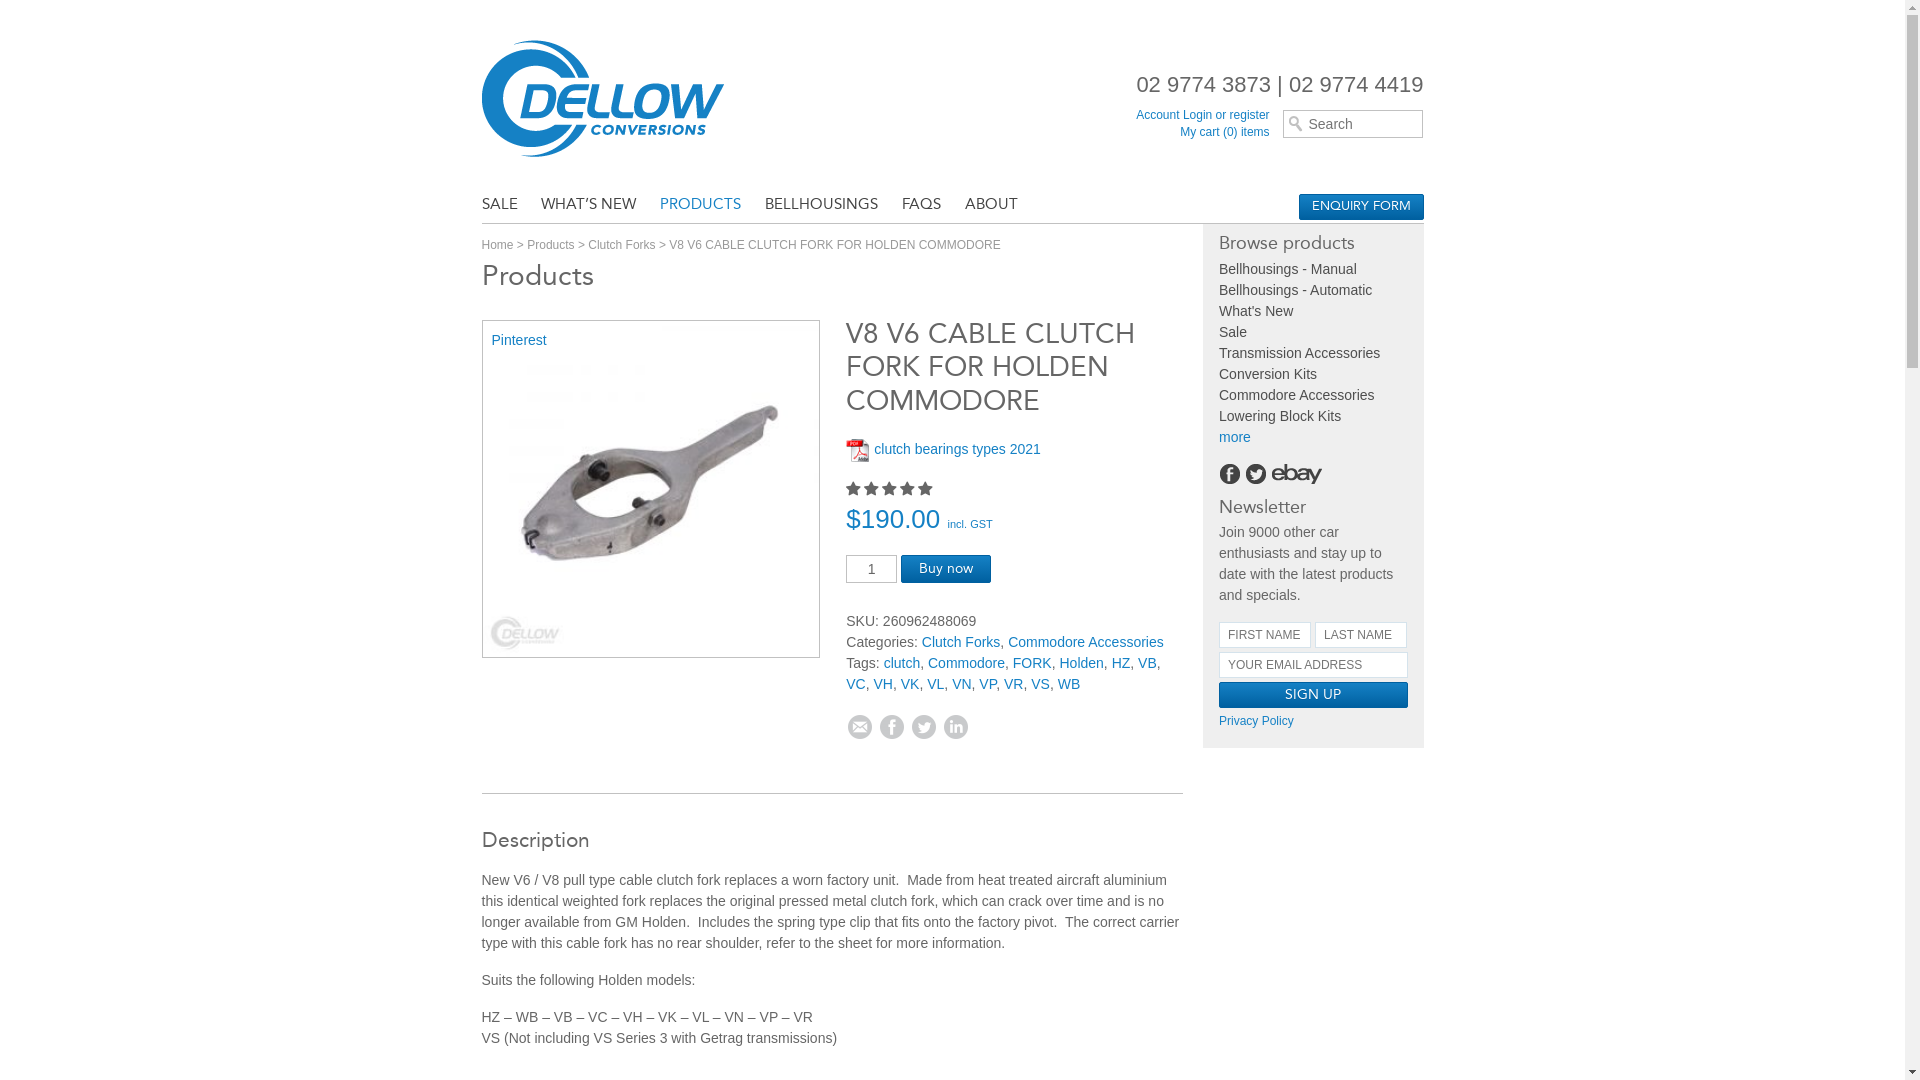 This screenshot has height=1080, width=1920. What do you see at coordinates (882, 682) in the screenshot?
I see `'VH'` at bounding box center [882, 682].